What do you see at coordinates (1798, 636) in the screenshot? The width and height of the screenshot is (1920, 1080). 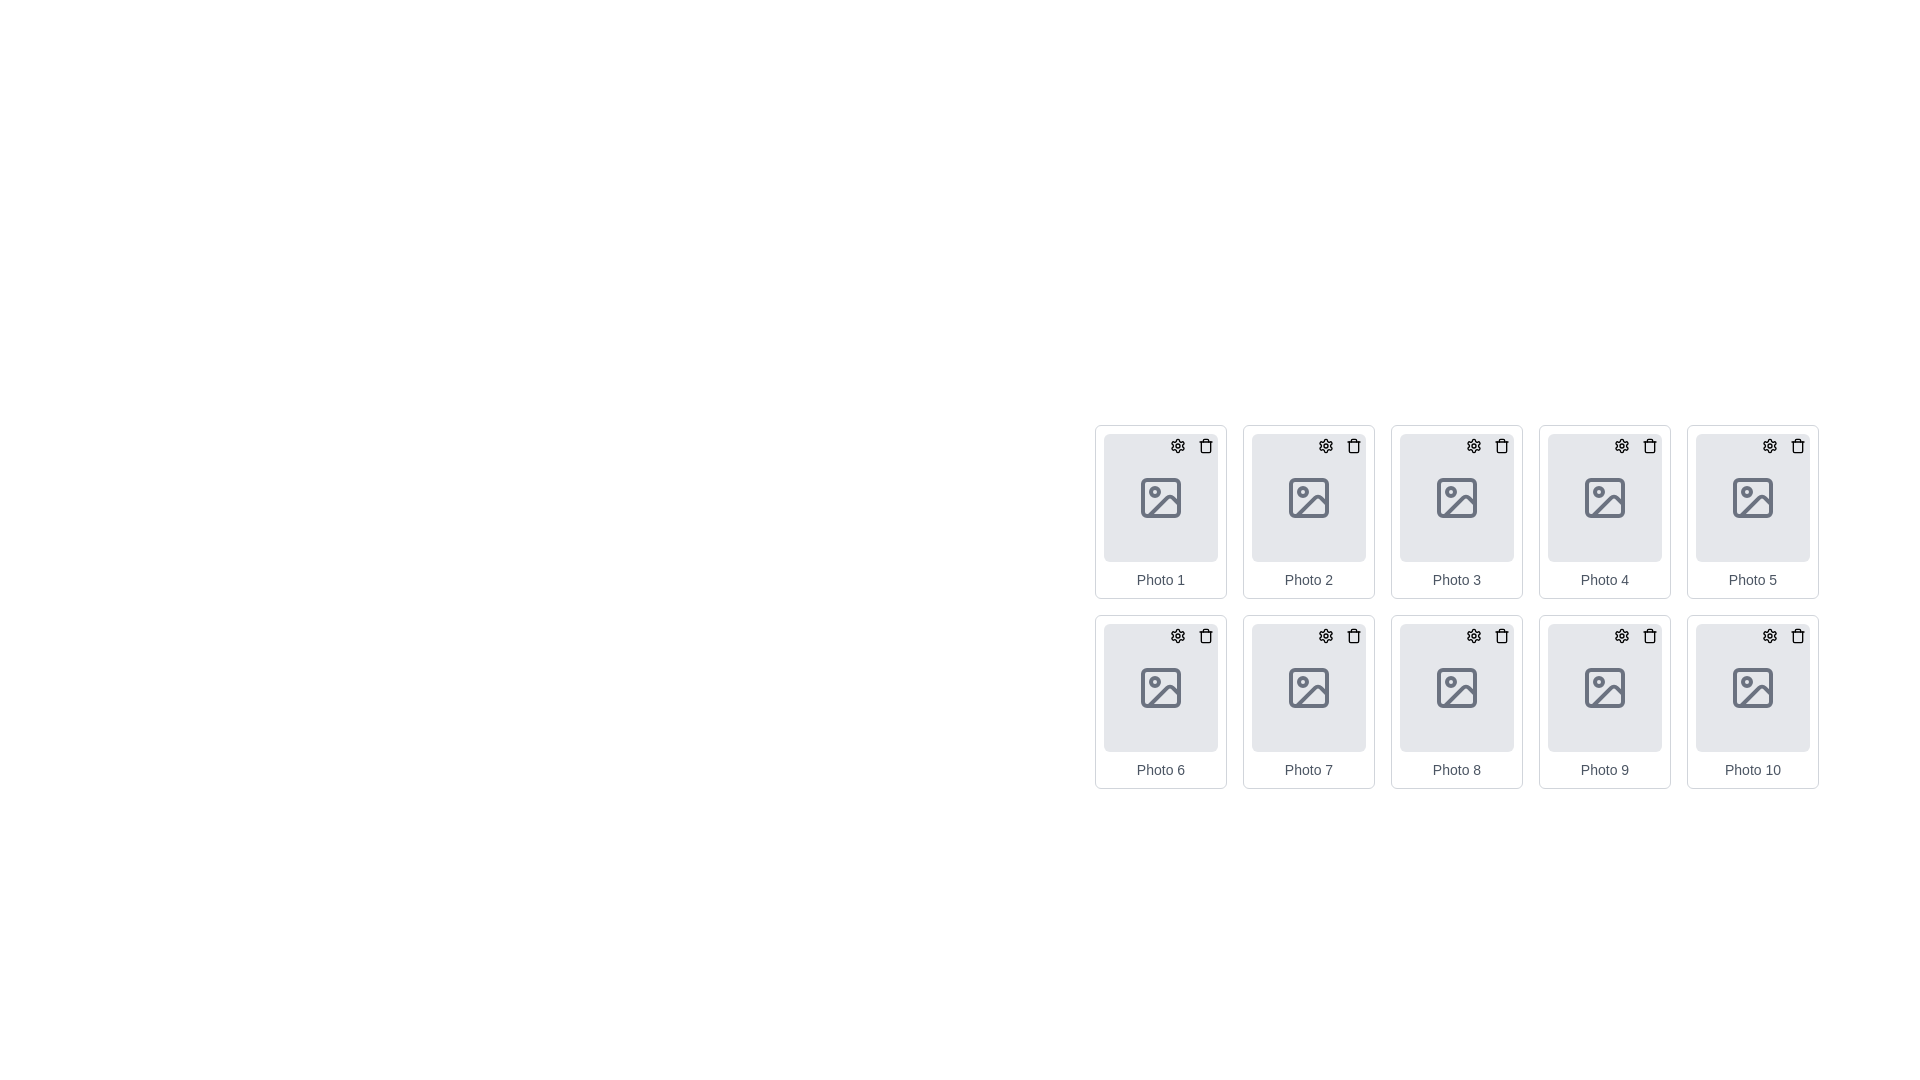 I see `the trash bin icon button located in the top-right corner of the 'Photo 10' card` at bounding box center [1798, 636].